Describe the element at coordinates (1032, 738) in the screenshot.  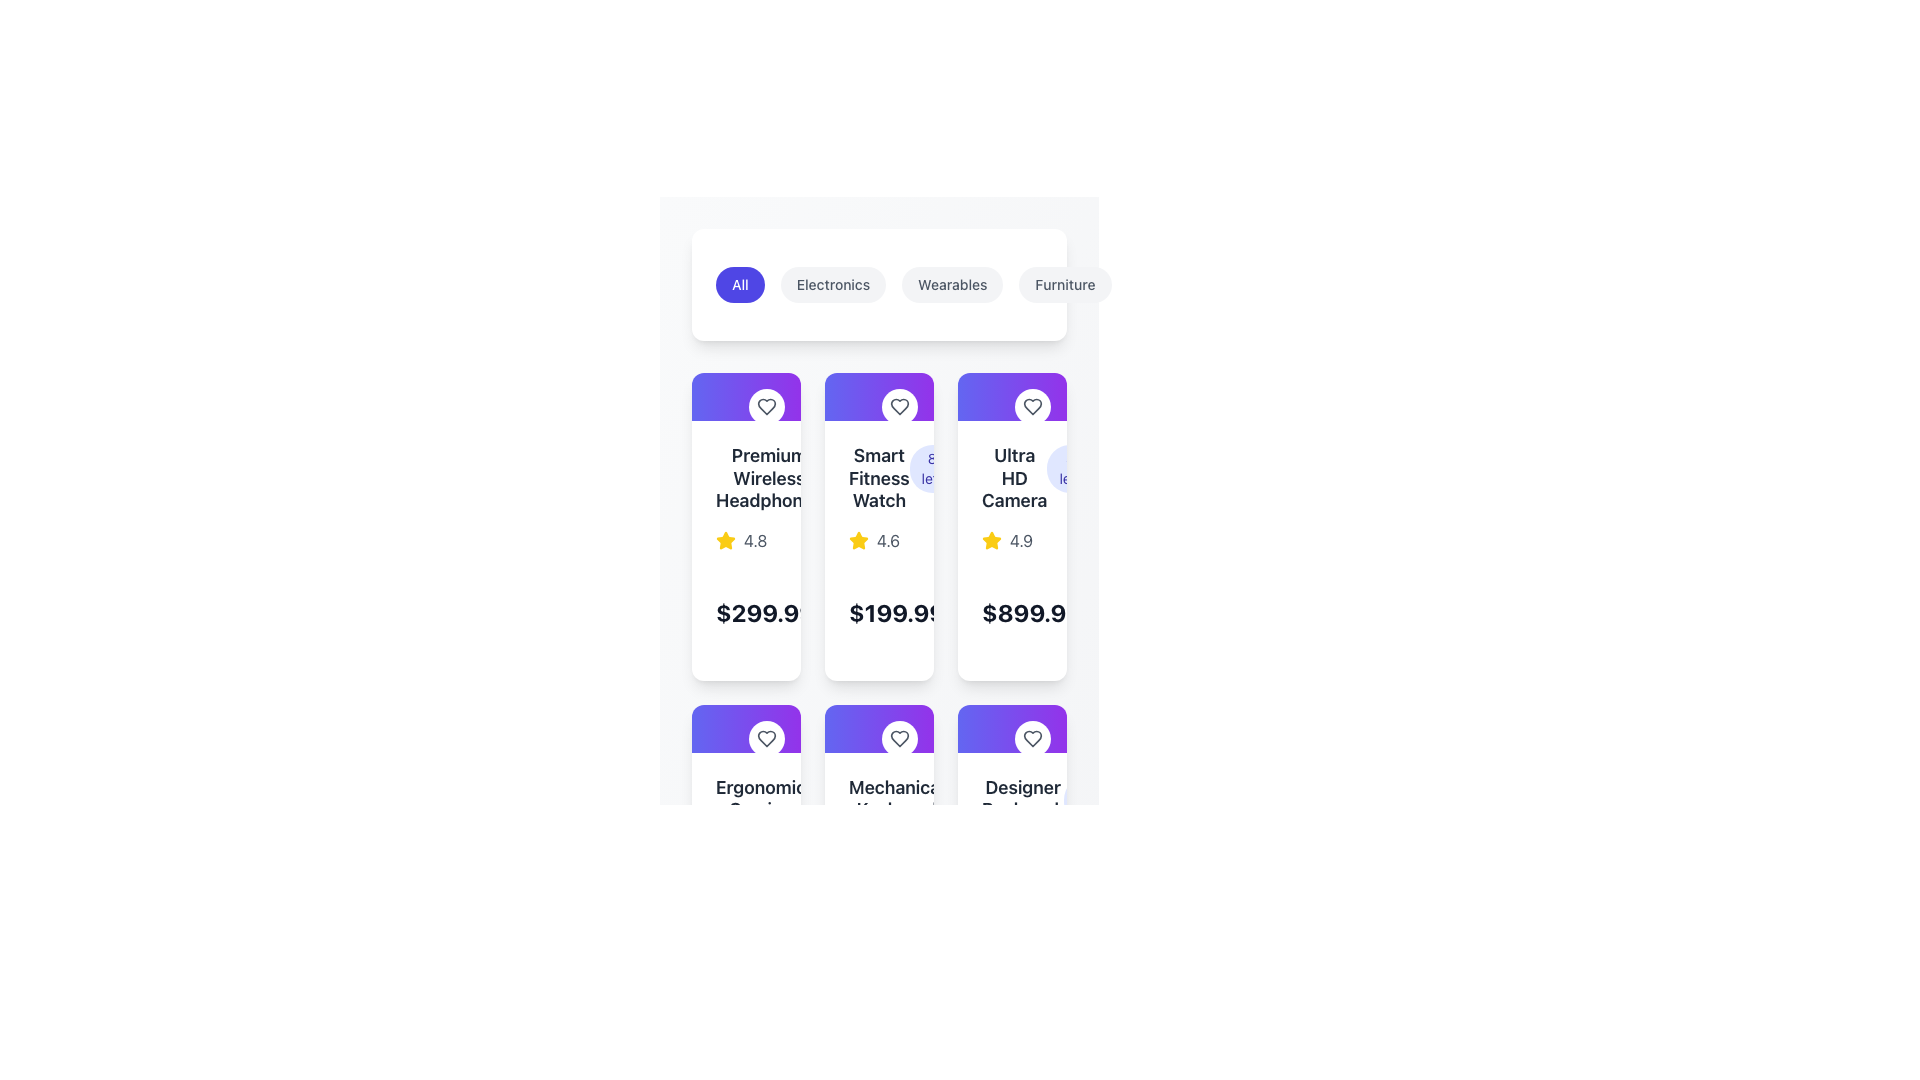
I see `the heart icon button, which is outlined in dark gray and centered within a circular white background with a purple border` at that location.